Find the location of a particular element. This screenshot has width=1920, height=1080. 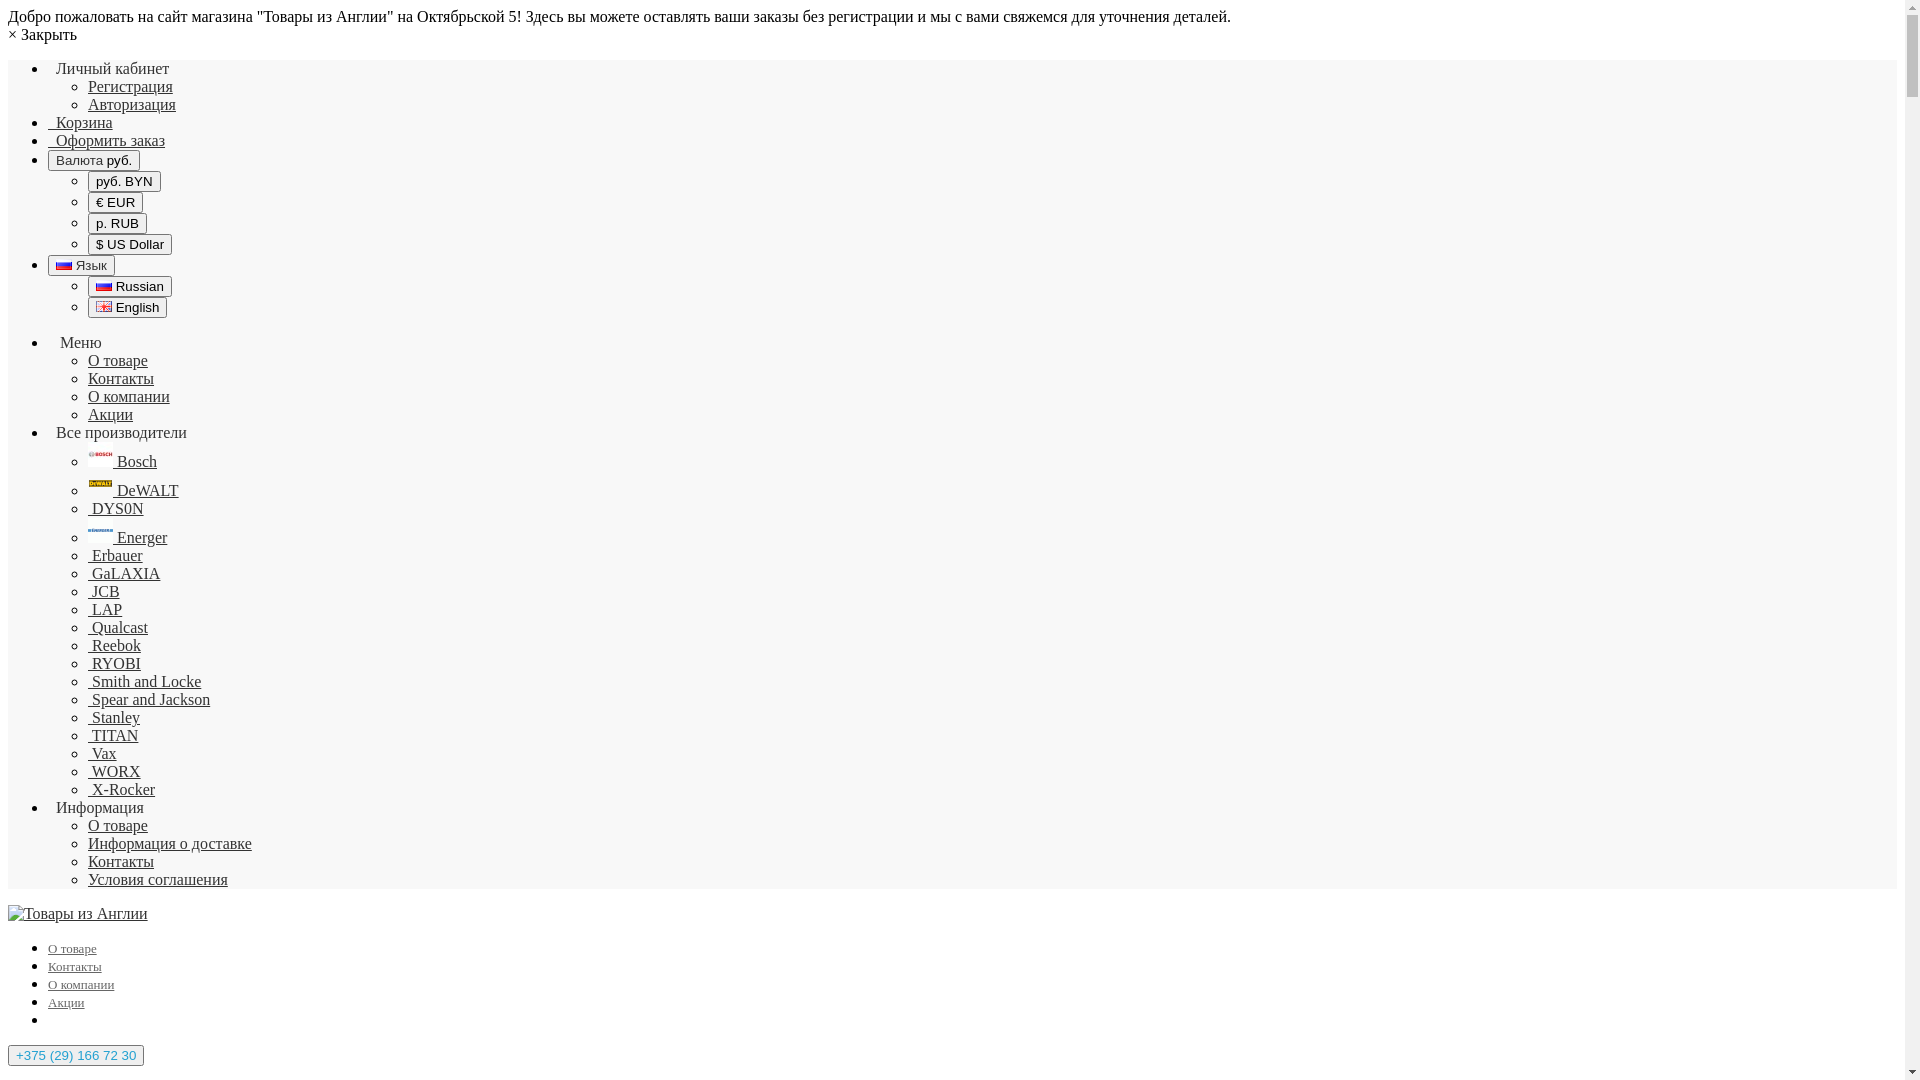

'X-Rocker' is located at coordinates (86, 788).